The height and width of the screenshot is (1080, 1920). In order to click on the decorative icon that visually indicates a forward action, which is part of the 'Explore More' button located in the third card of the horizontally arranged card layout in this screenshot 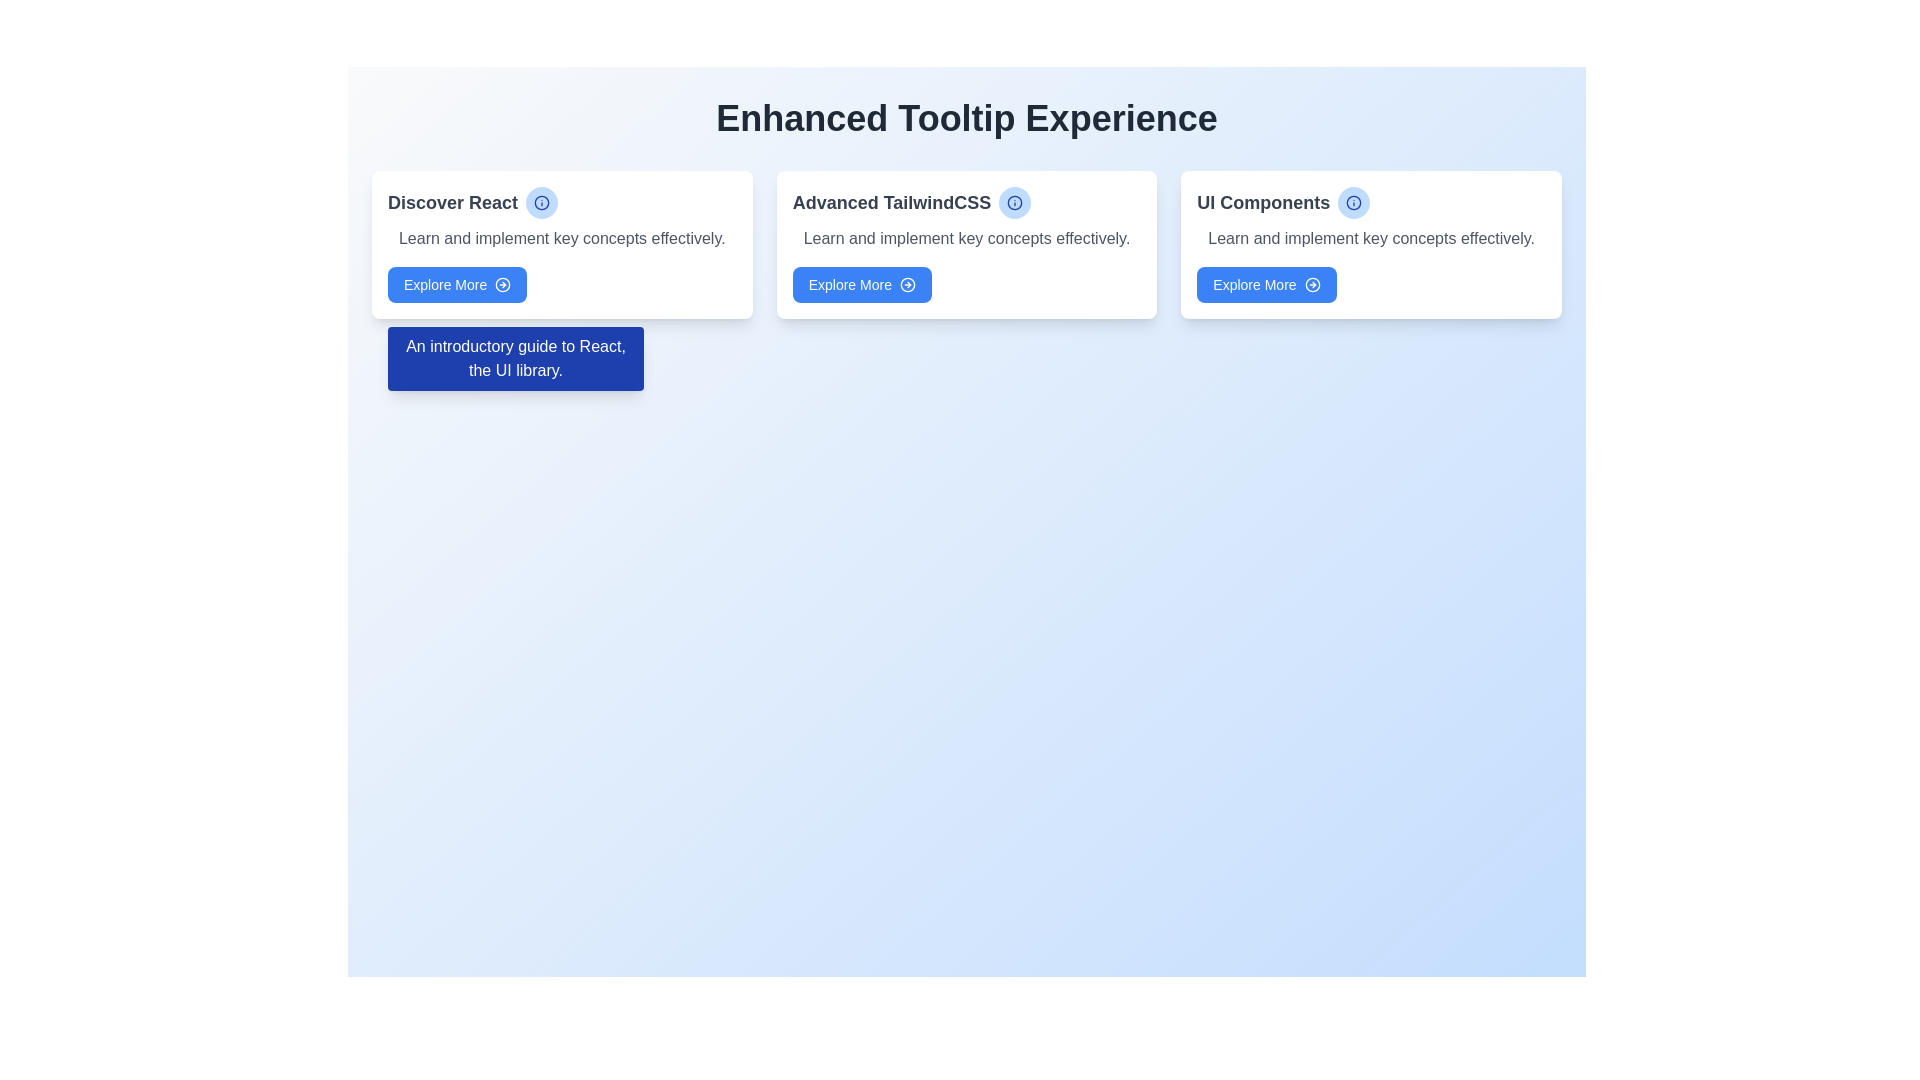, I will do `click(1312, 285)`.